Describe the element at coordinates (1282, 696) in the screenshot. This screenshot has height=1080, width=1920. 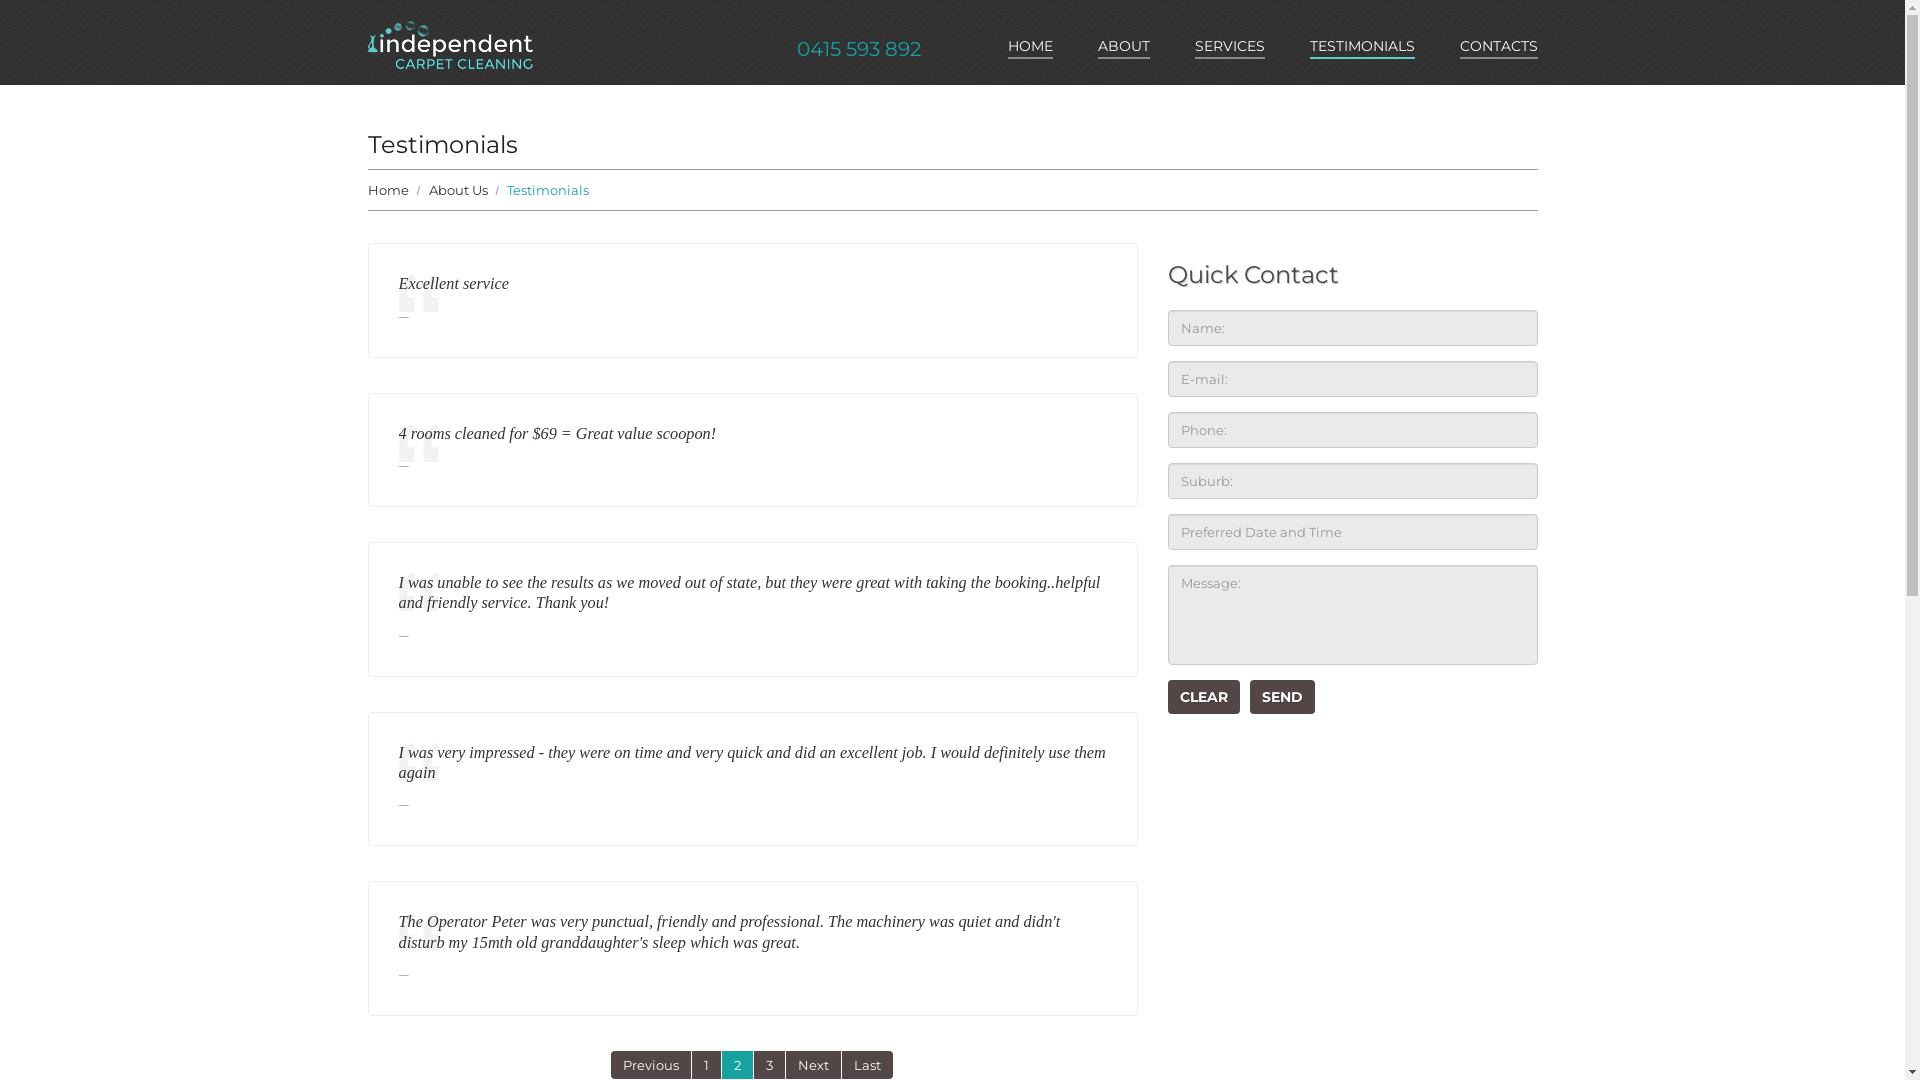
I see `'send'` at that location.